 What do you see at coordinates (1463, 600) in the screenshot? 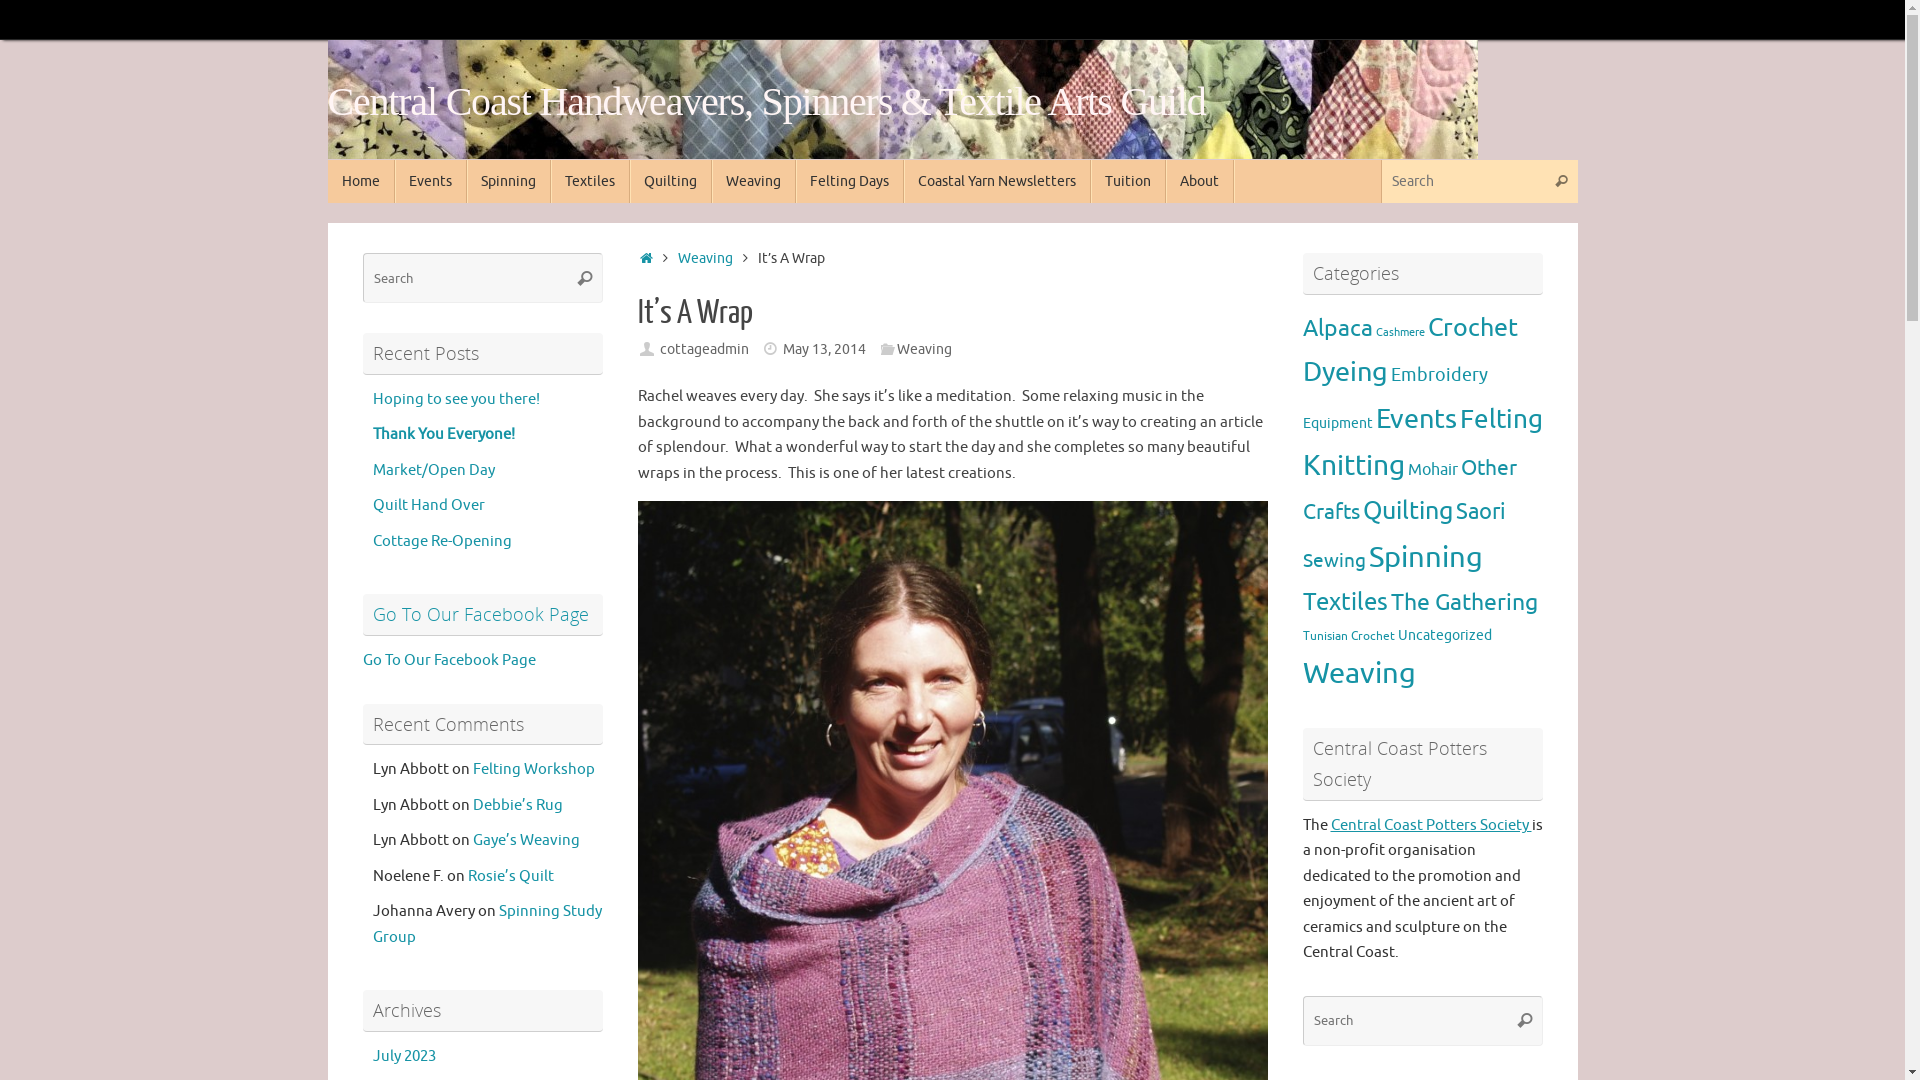
I see `'The Gathering'` at bounding box center [1463, 600].